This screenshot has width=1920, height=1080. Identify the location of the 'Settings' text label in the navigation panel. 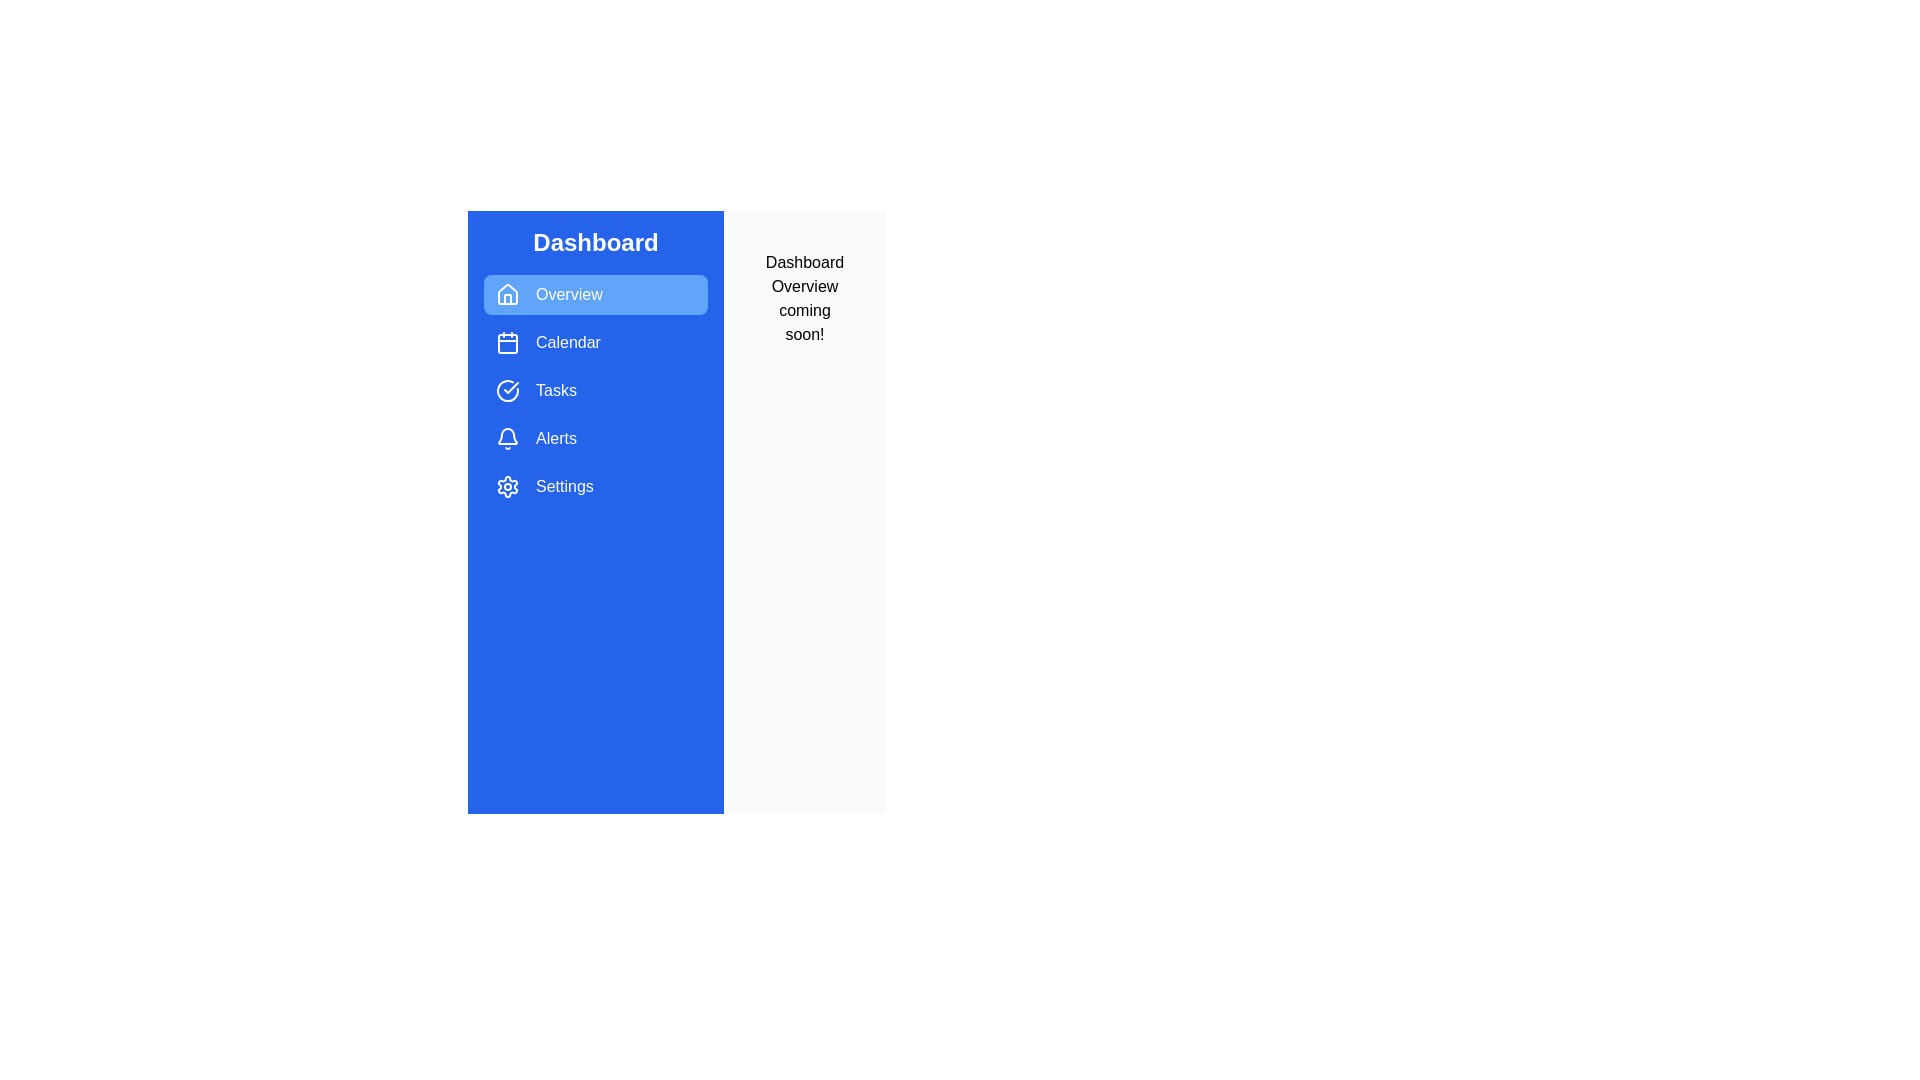
(563, 486).